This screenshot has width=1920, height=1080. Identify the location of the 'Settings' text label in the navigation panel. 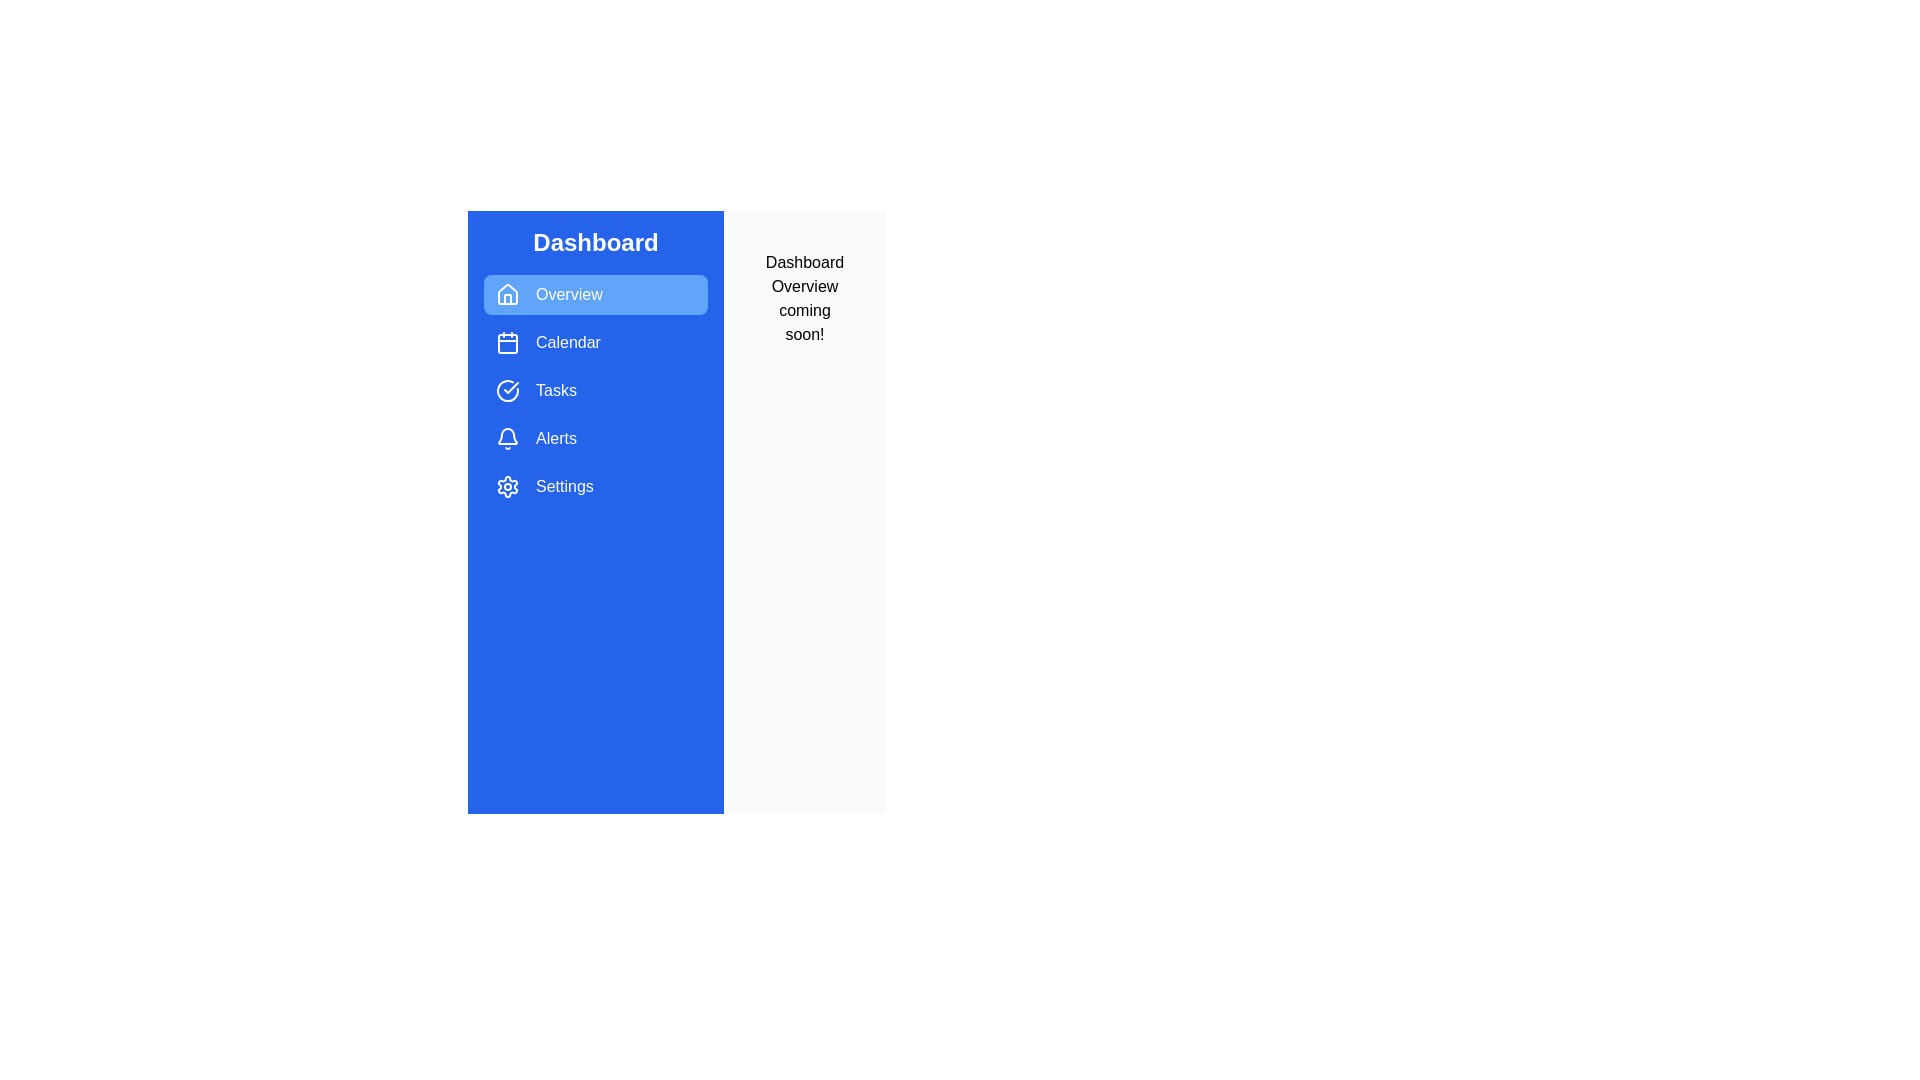
(563, 486).